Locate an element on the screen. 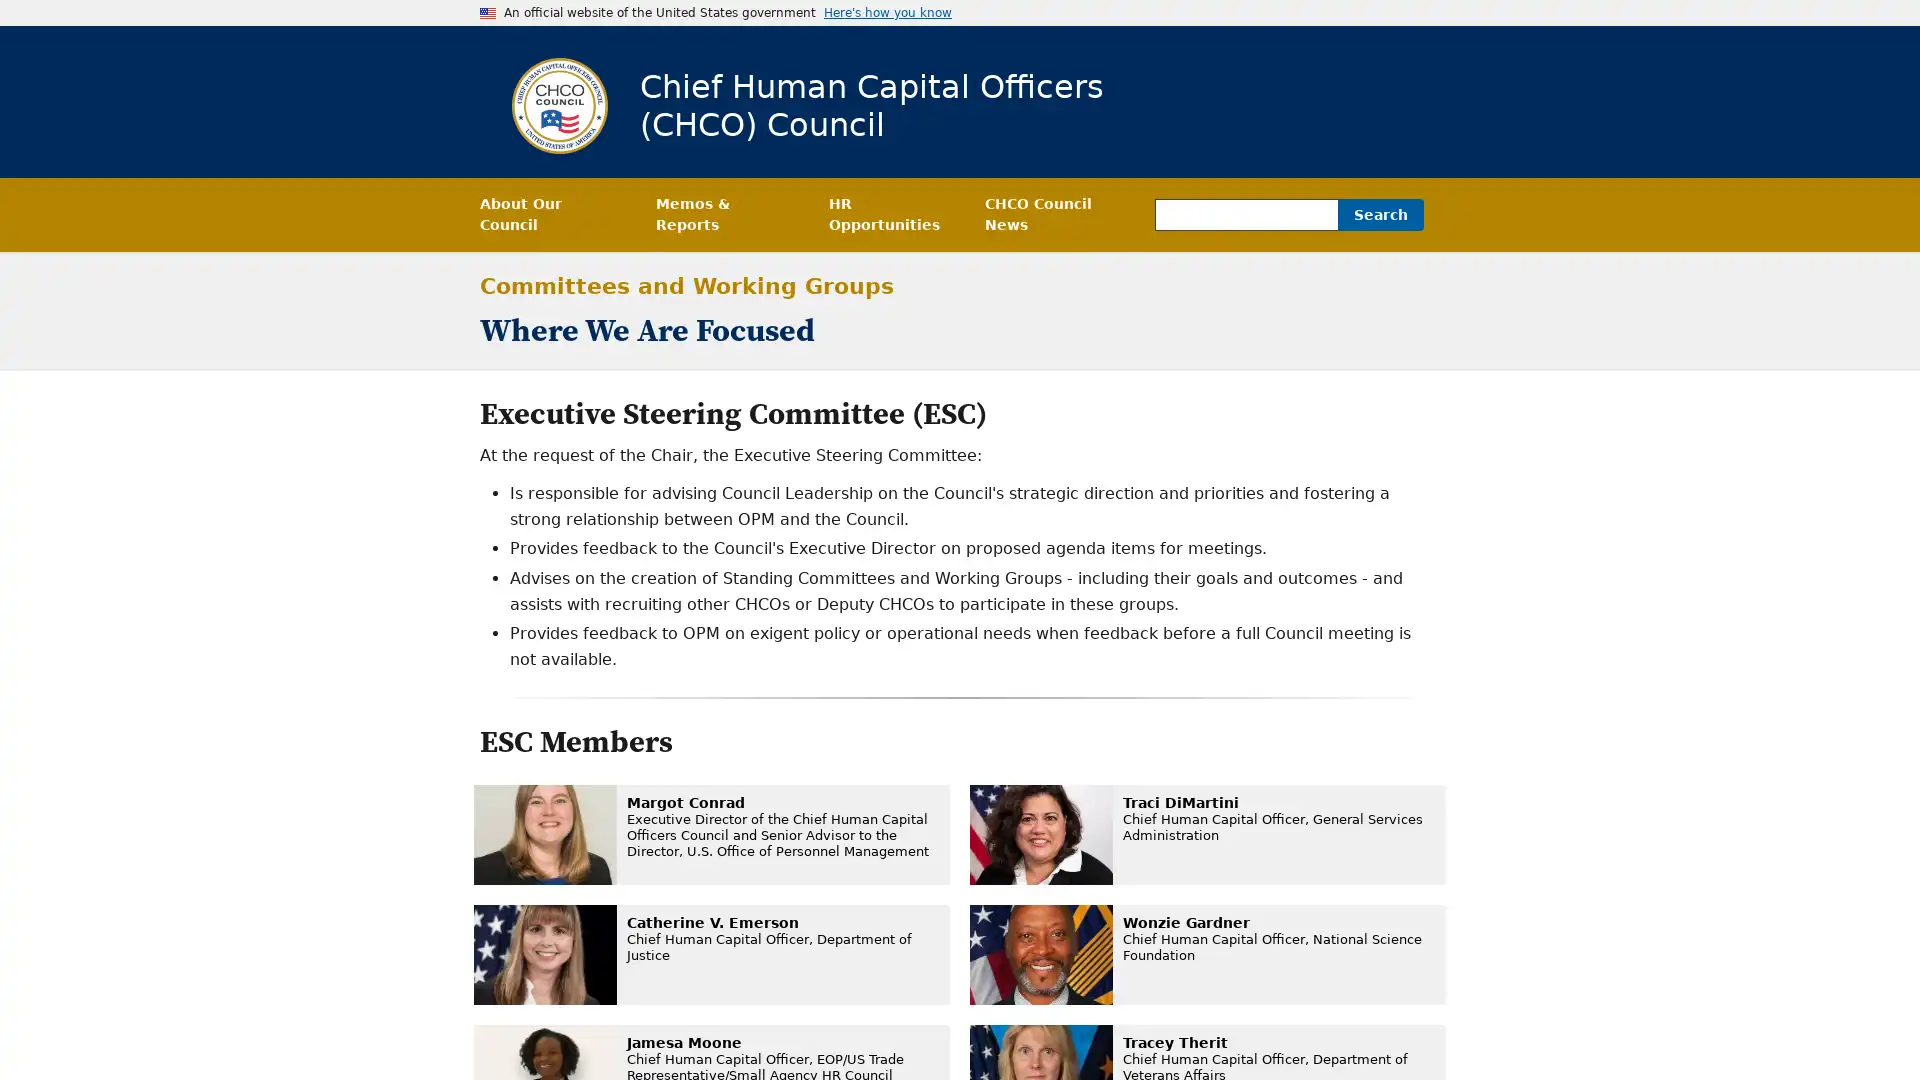  Memos & Reports is located at coordinates (724, 215).